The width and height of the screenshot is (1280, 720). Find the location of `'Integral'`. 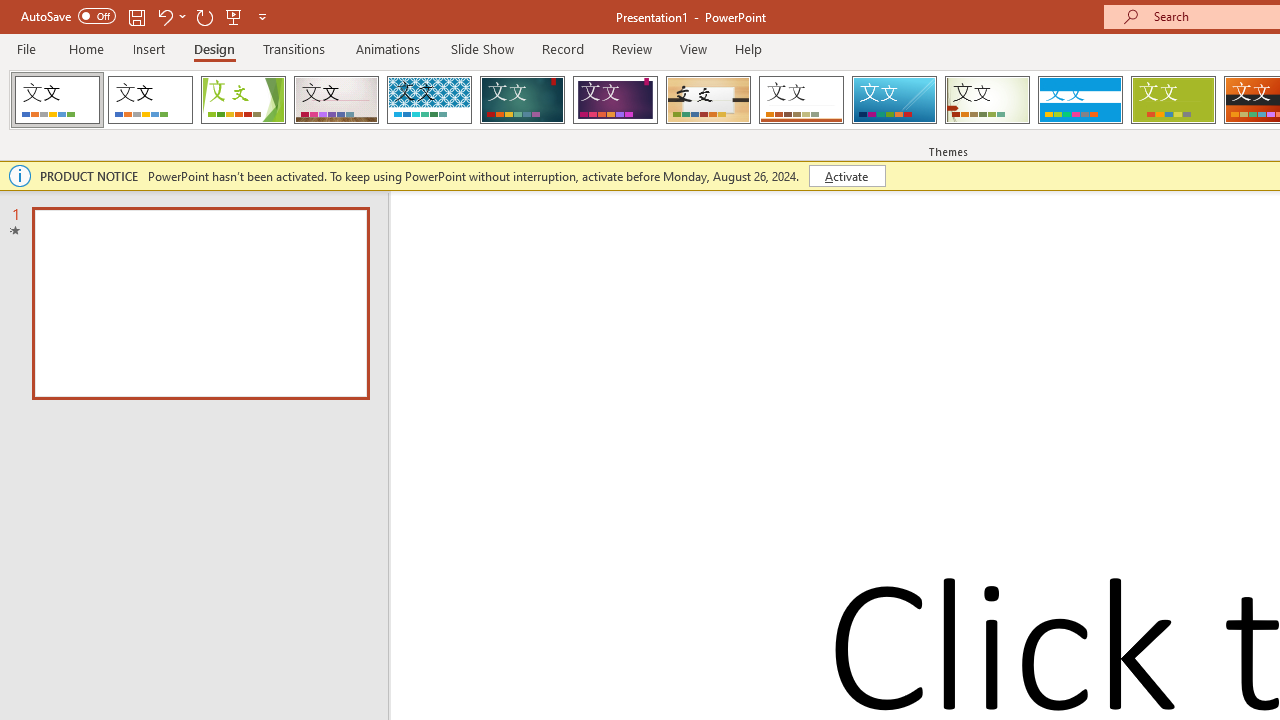

'Integral' is located at coordinates (428, 100).